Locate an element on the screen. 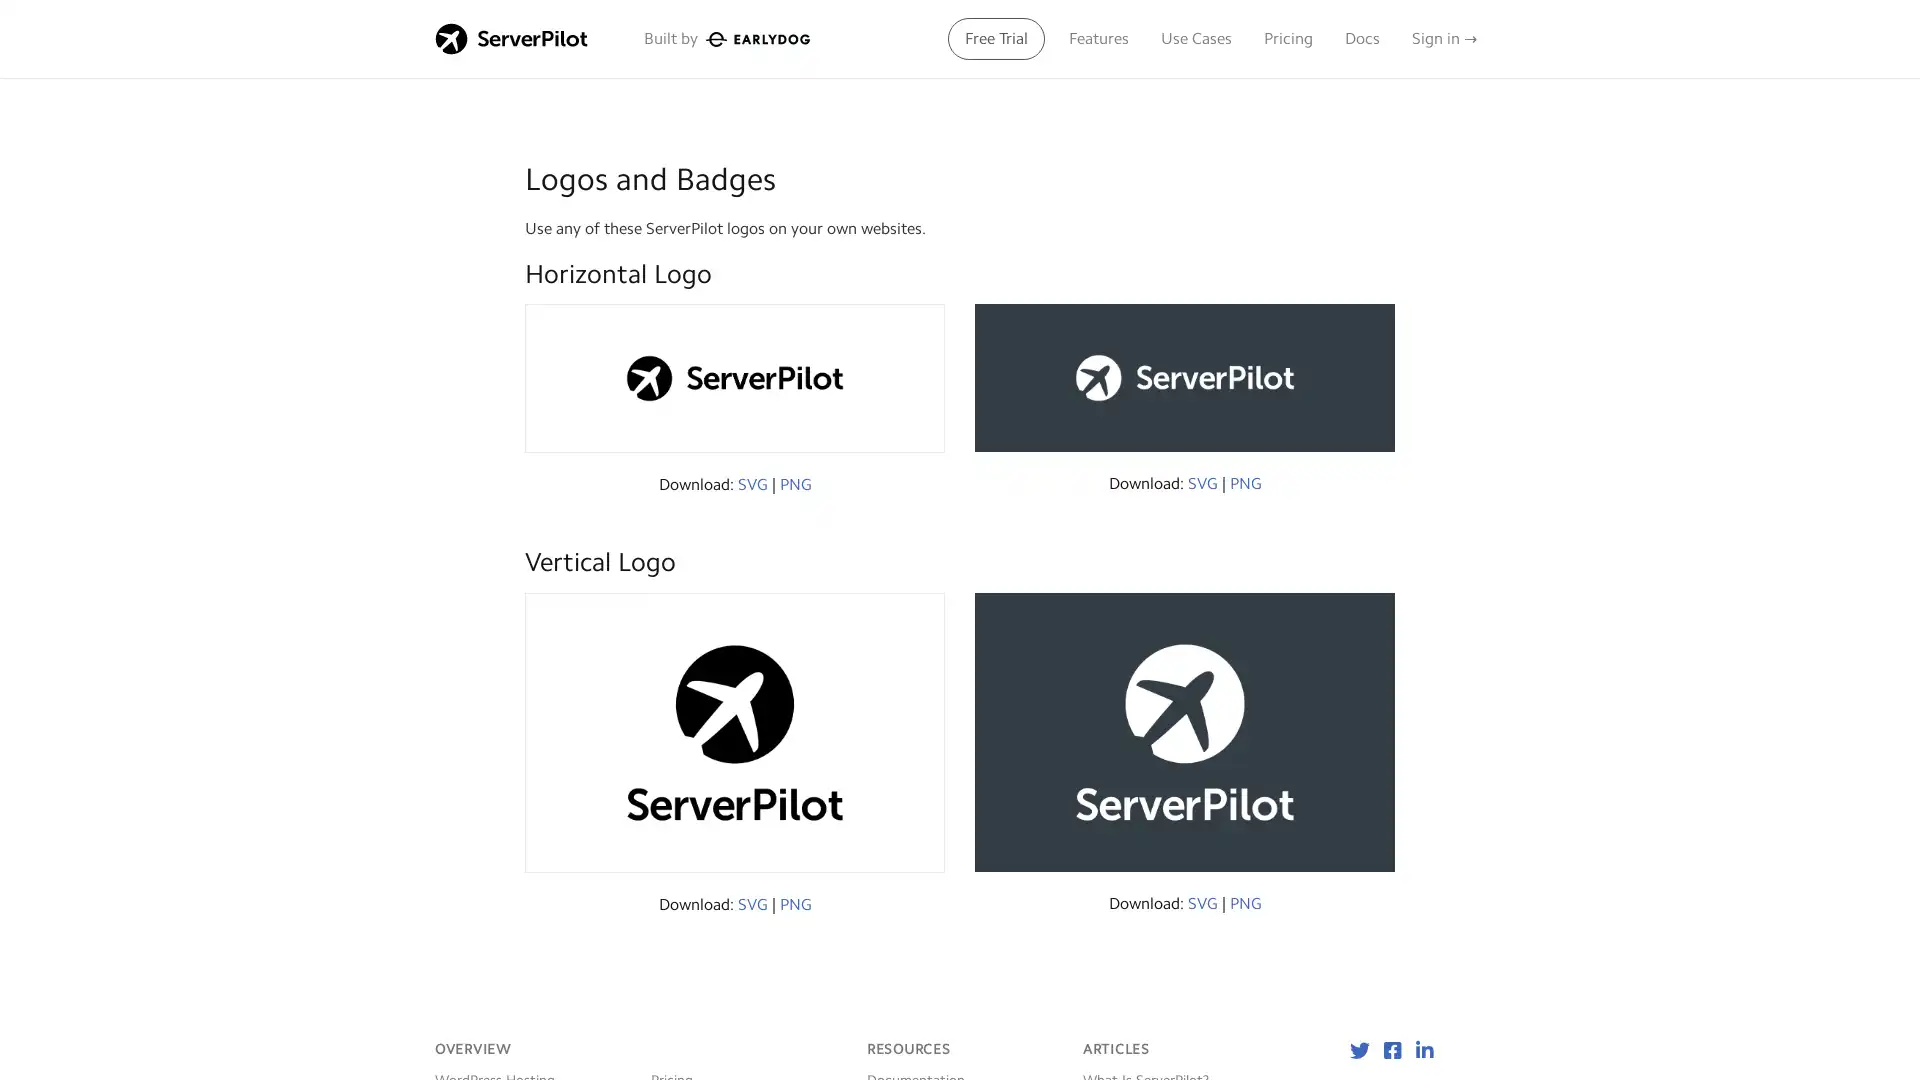 This screenshot has height=1080, width=1920. Free Trial is located at coordinates (996, 38).